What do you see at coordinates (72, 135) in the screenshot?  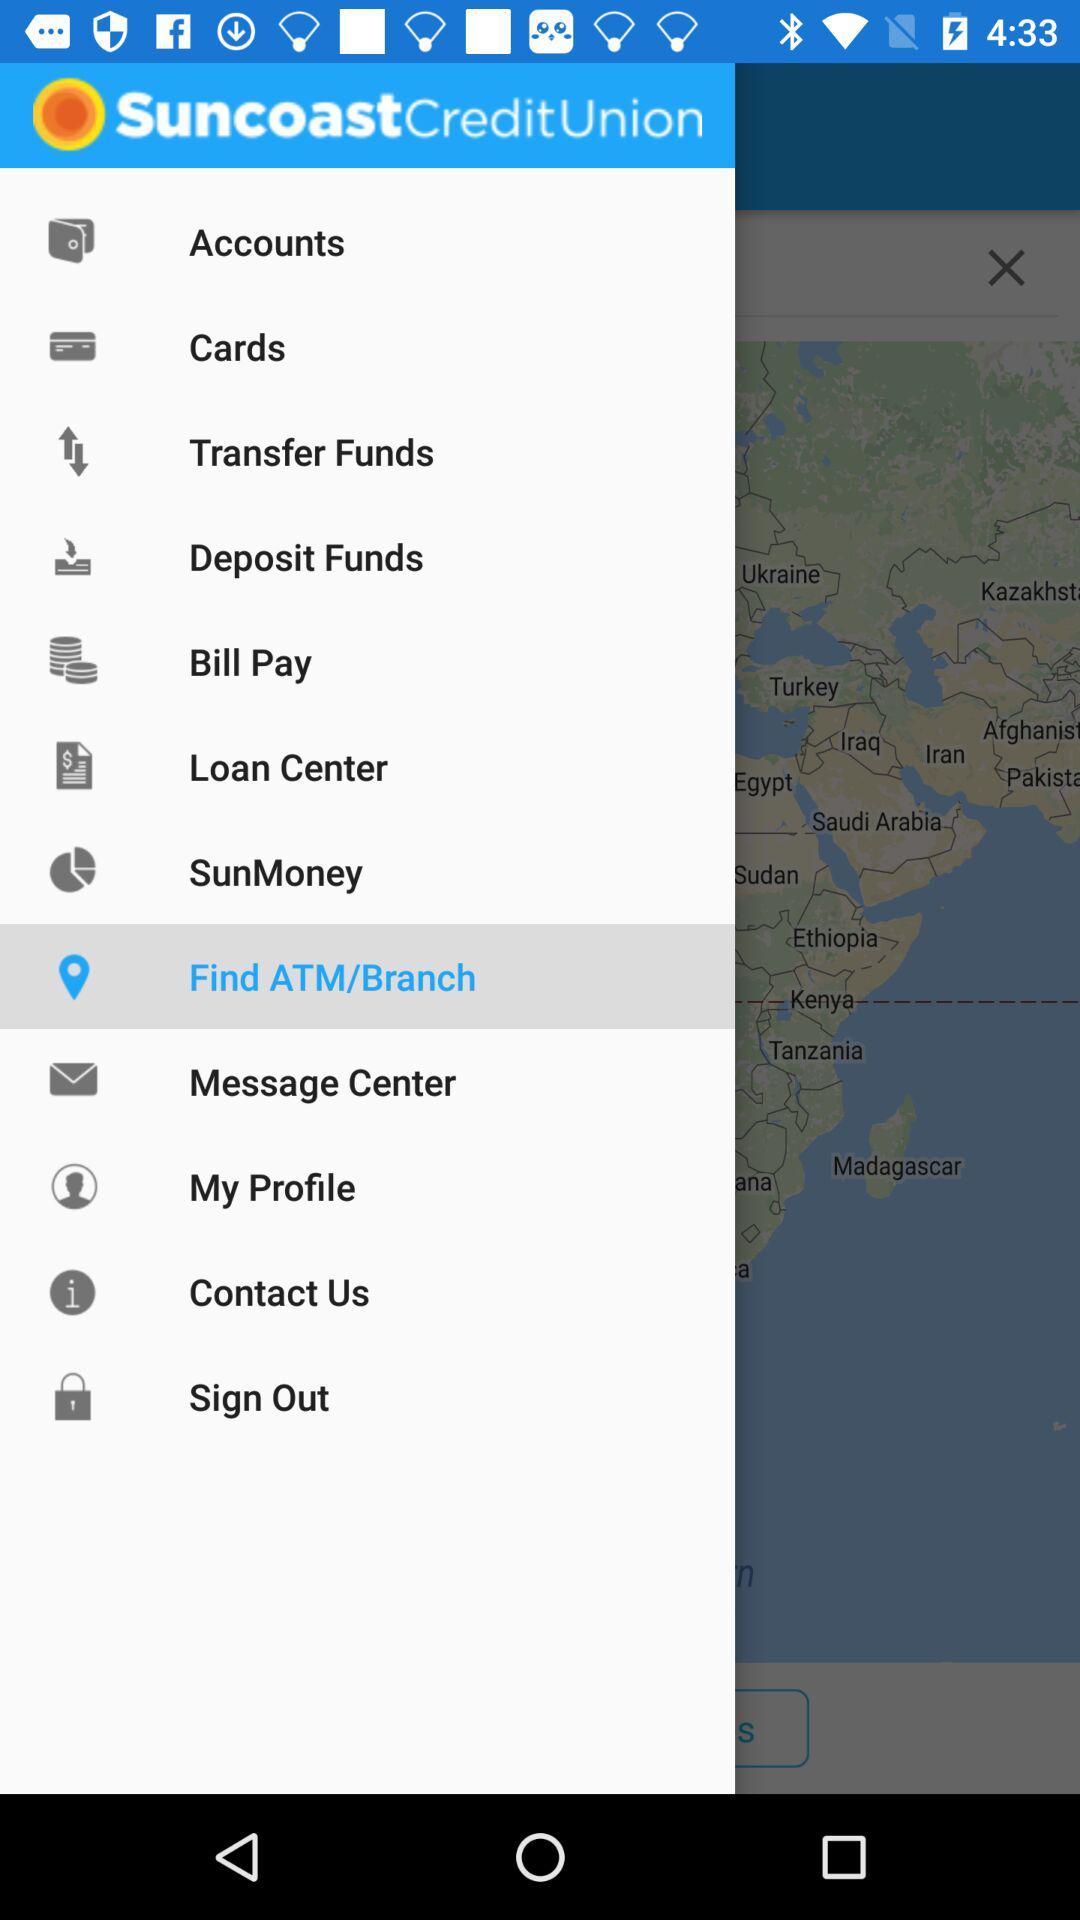 I see `icon above 10212 icon` at bounding box center [72, 135].